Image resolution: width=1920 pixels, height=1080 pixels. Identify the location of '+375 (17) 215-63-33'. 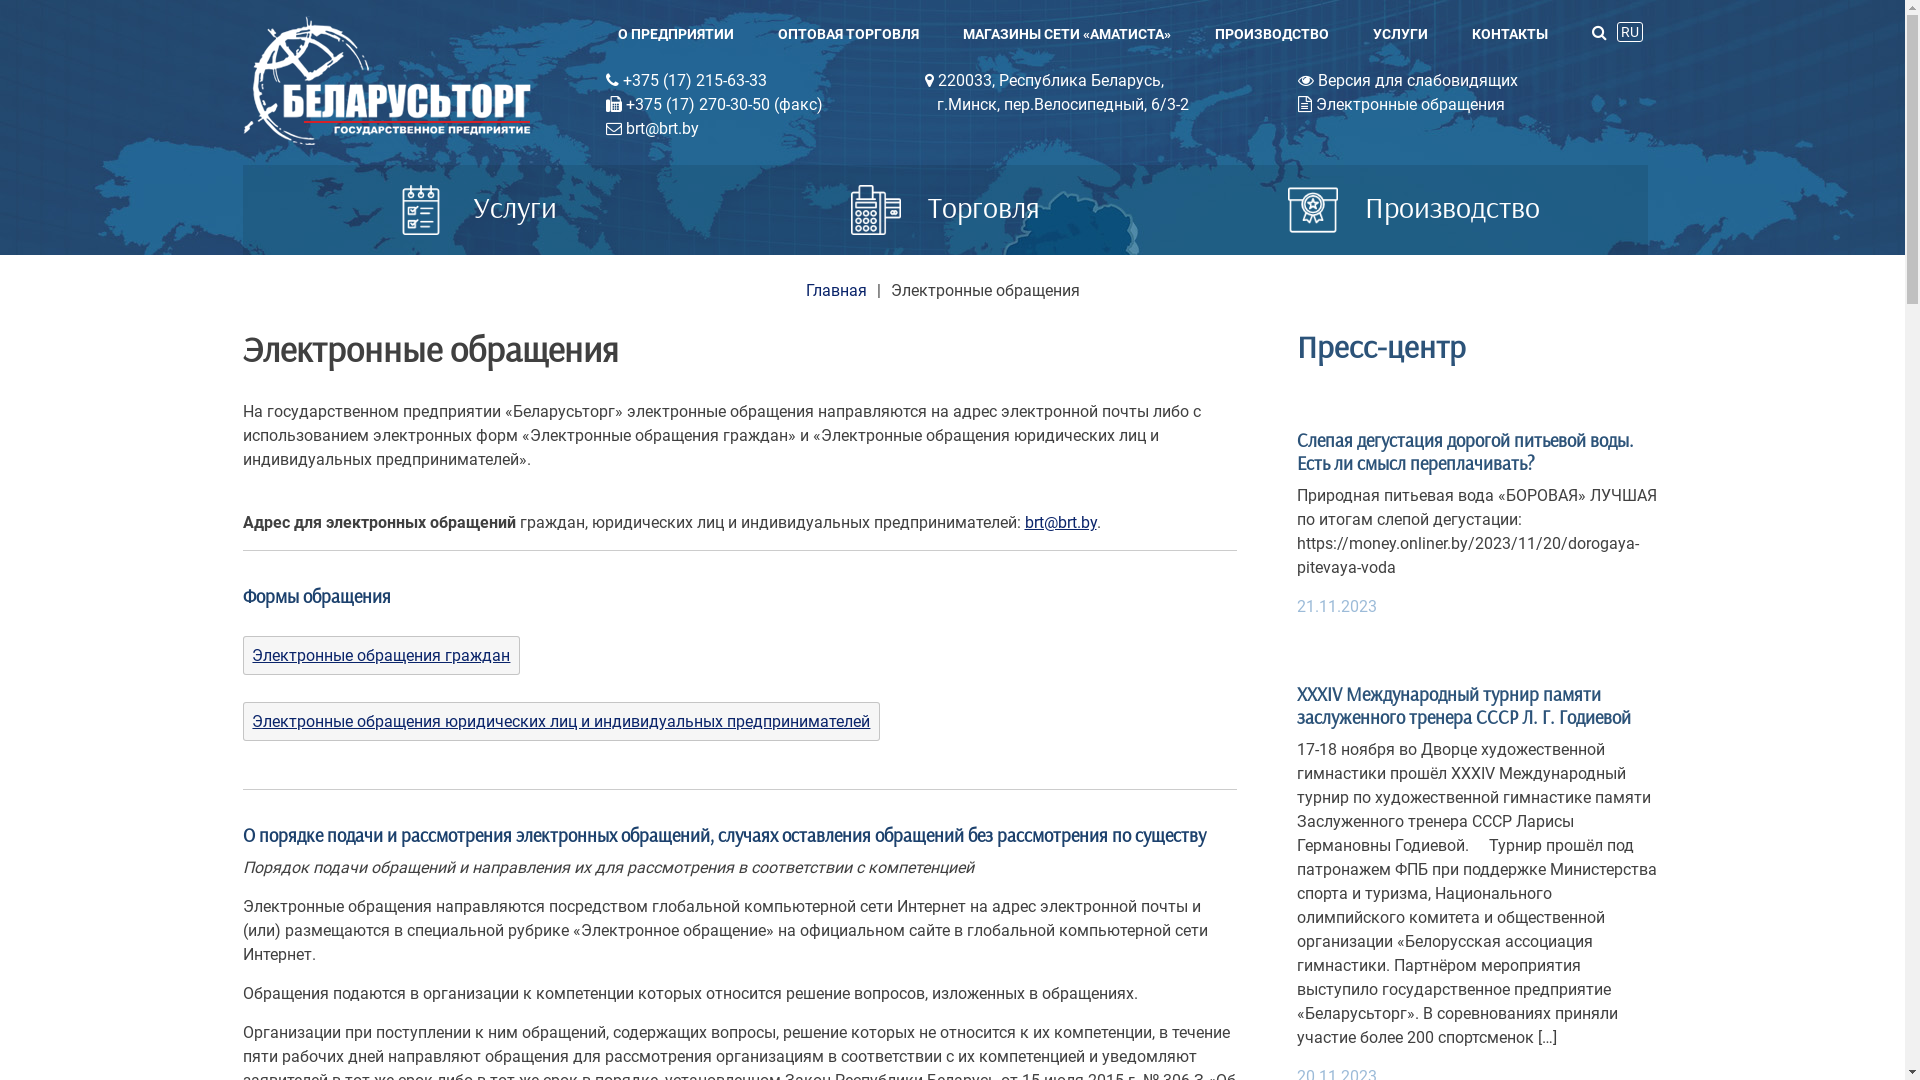
(686, 79).